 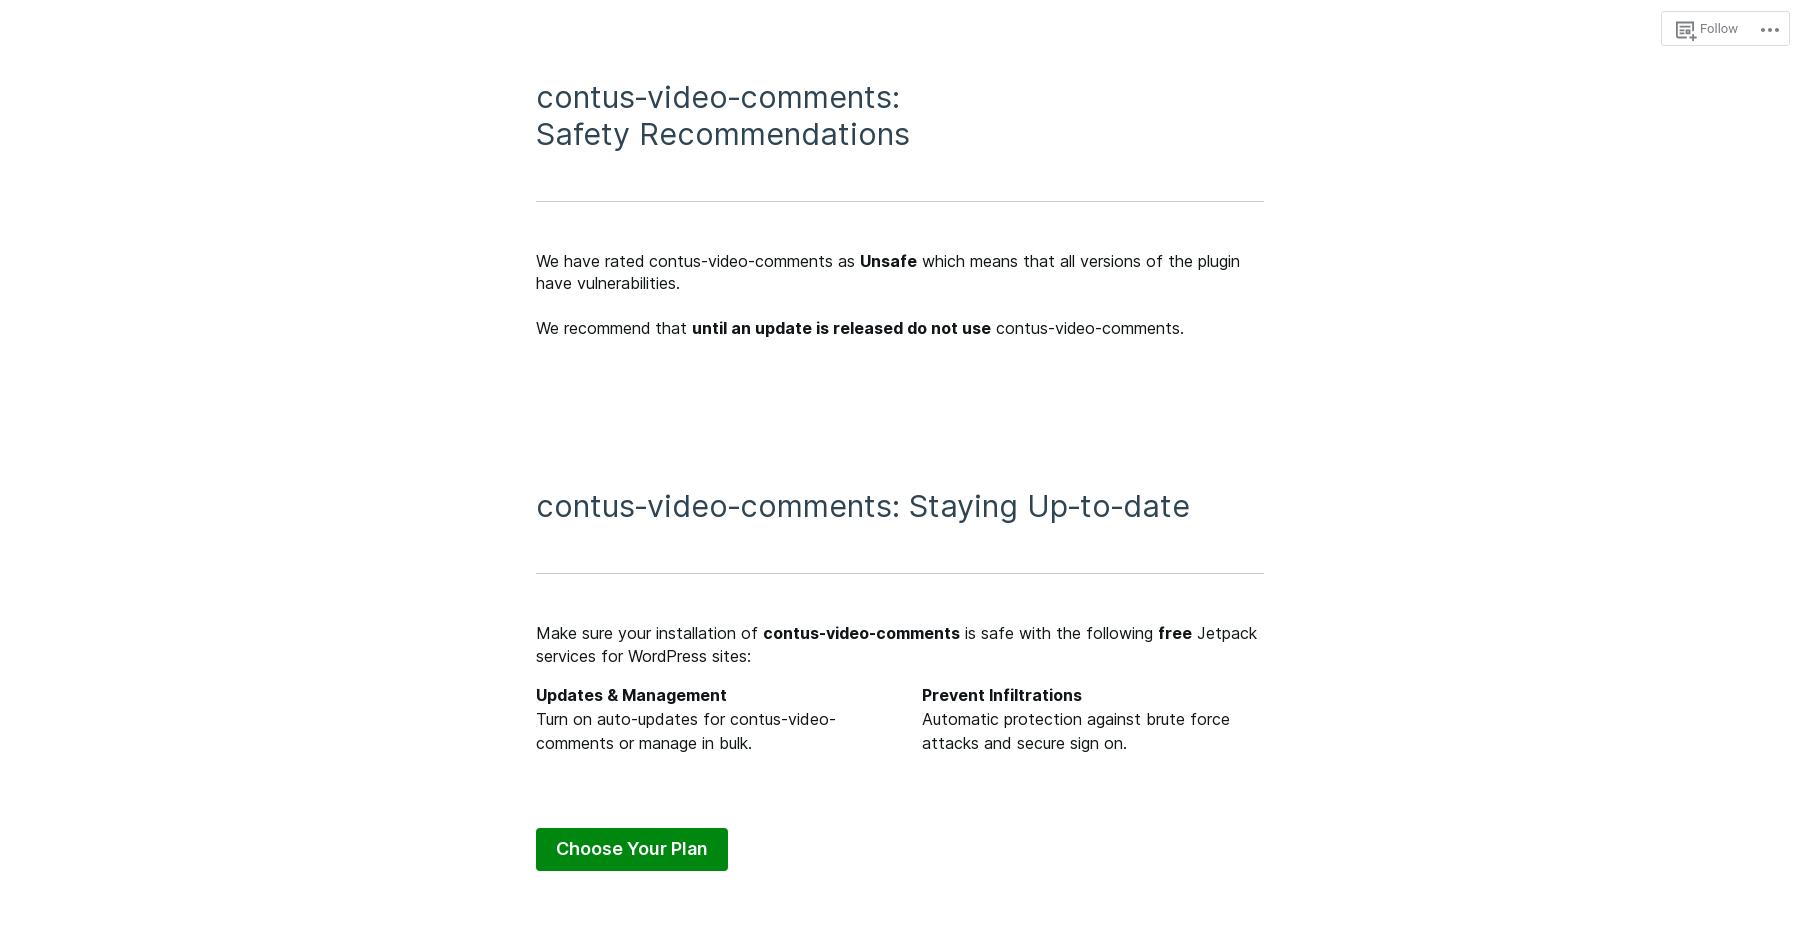 What do you see at coordinates (896, 643) in the screenshot?
I see `'Jetpack services for WordPress sites:'` at bounding box center [896, 643].